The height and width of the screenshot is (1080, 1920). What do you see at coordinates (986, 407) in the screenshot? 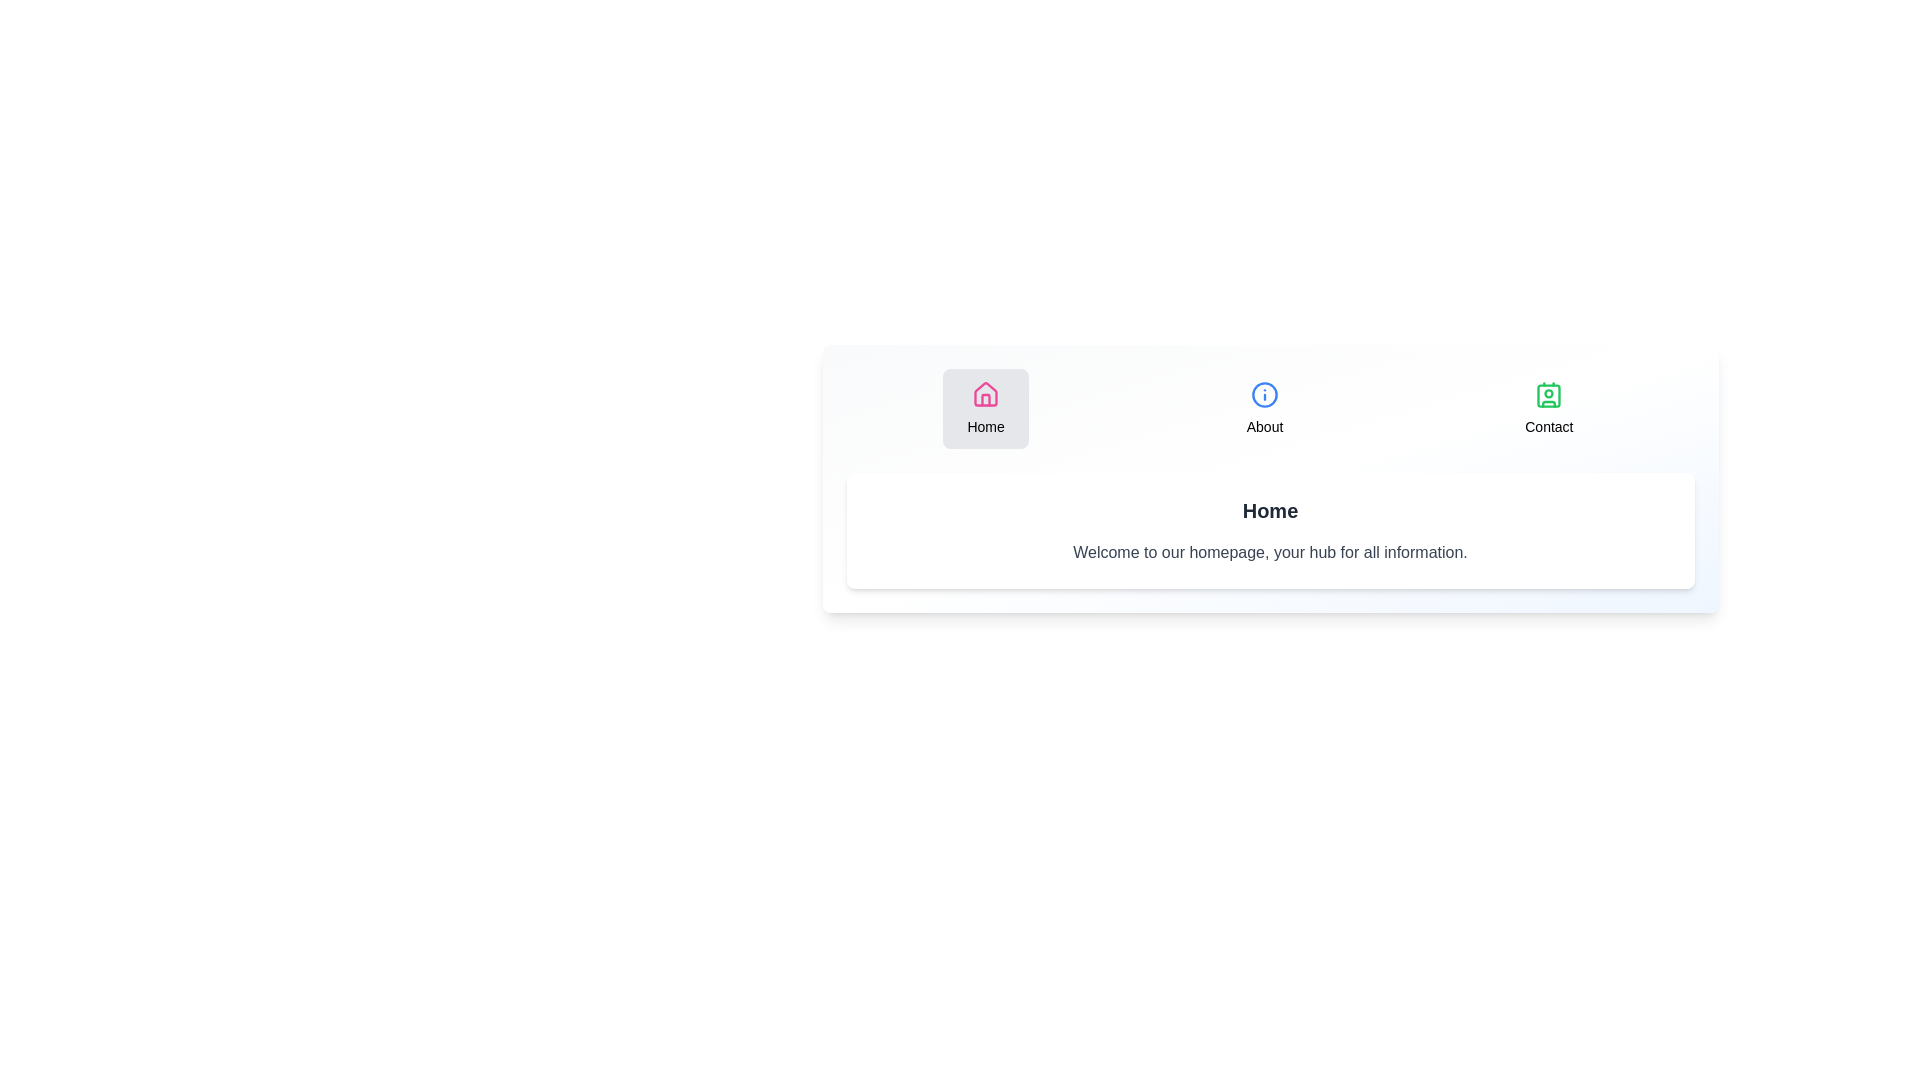
I see `the tab labeled Home to preview its hover effect` at bounding box center [986, 407].